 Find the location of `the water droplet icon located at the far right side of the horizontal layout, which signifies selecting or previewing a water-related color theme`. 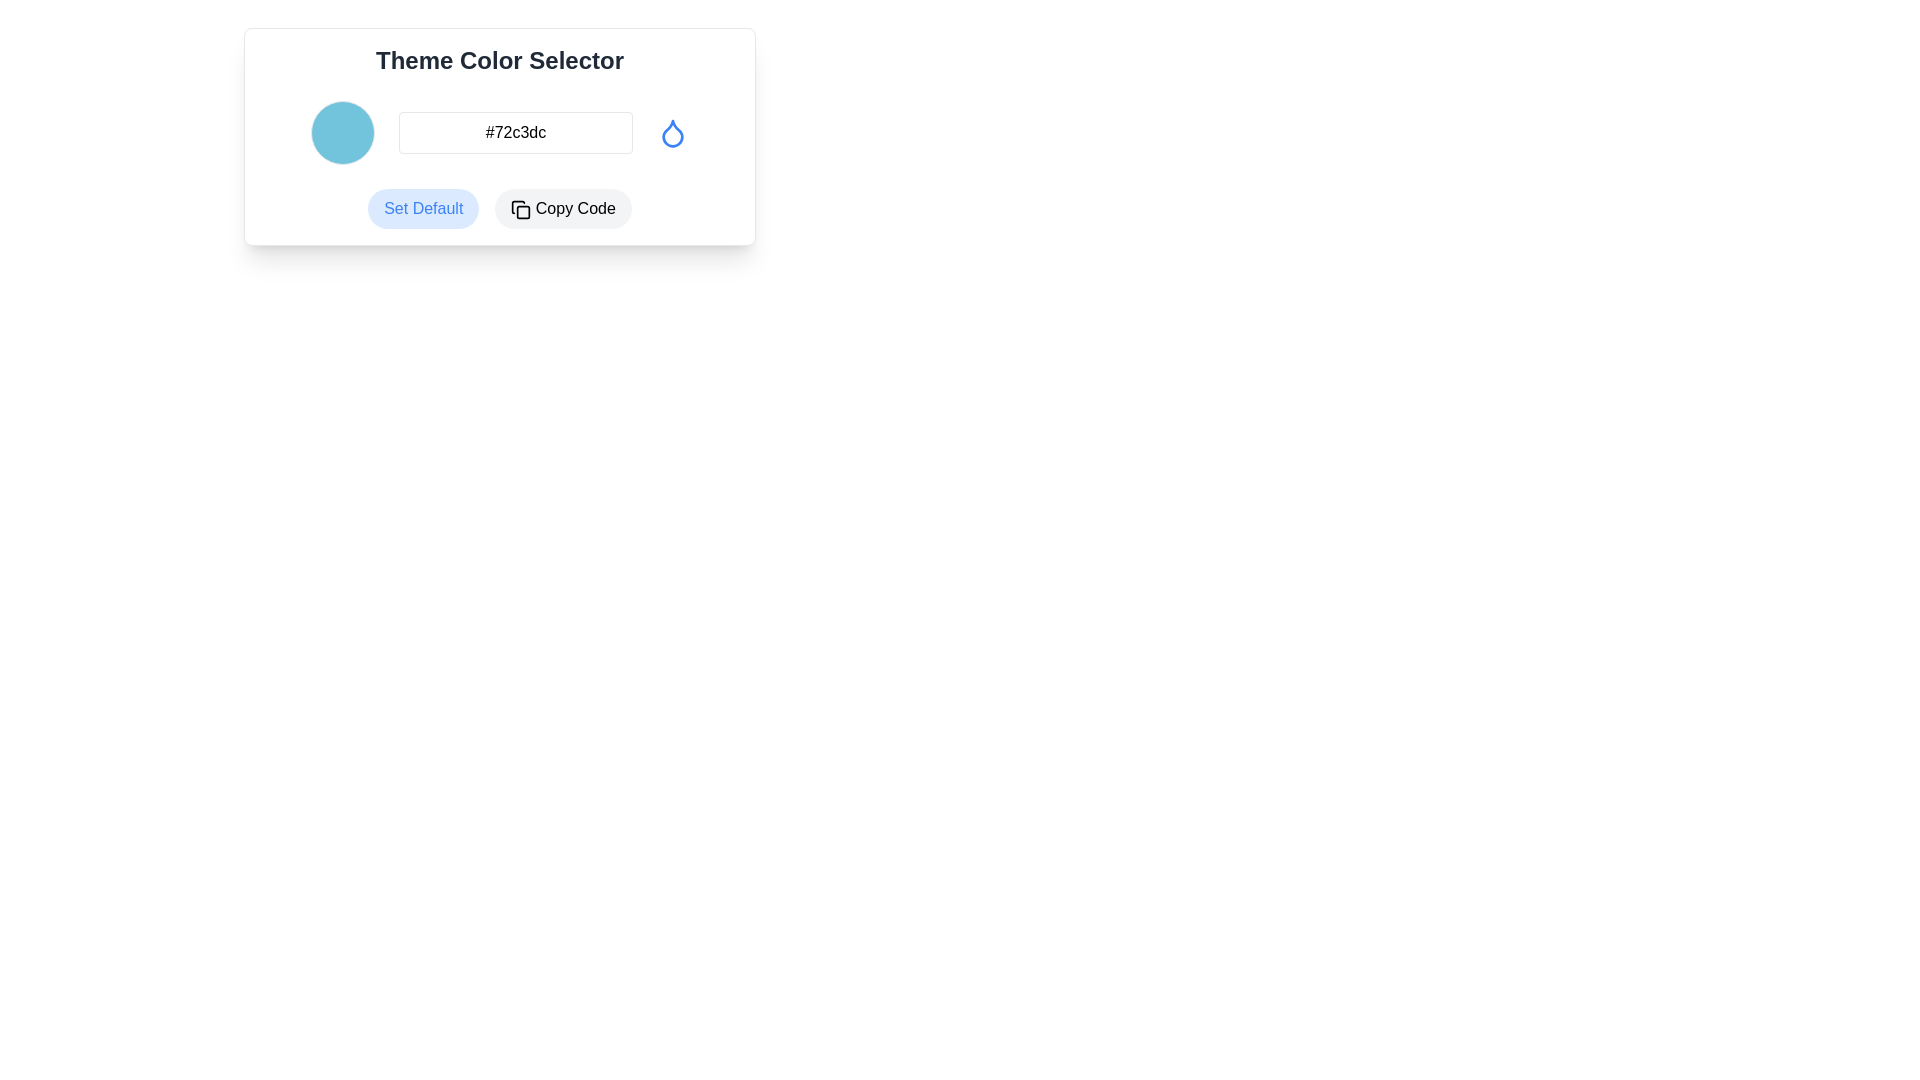

the water droplet icon located at the far right side of the horizontal layout, which signifies selecting or previewing a water-related color theme is located at coordinates (672, 132).